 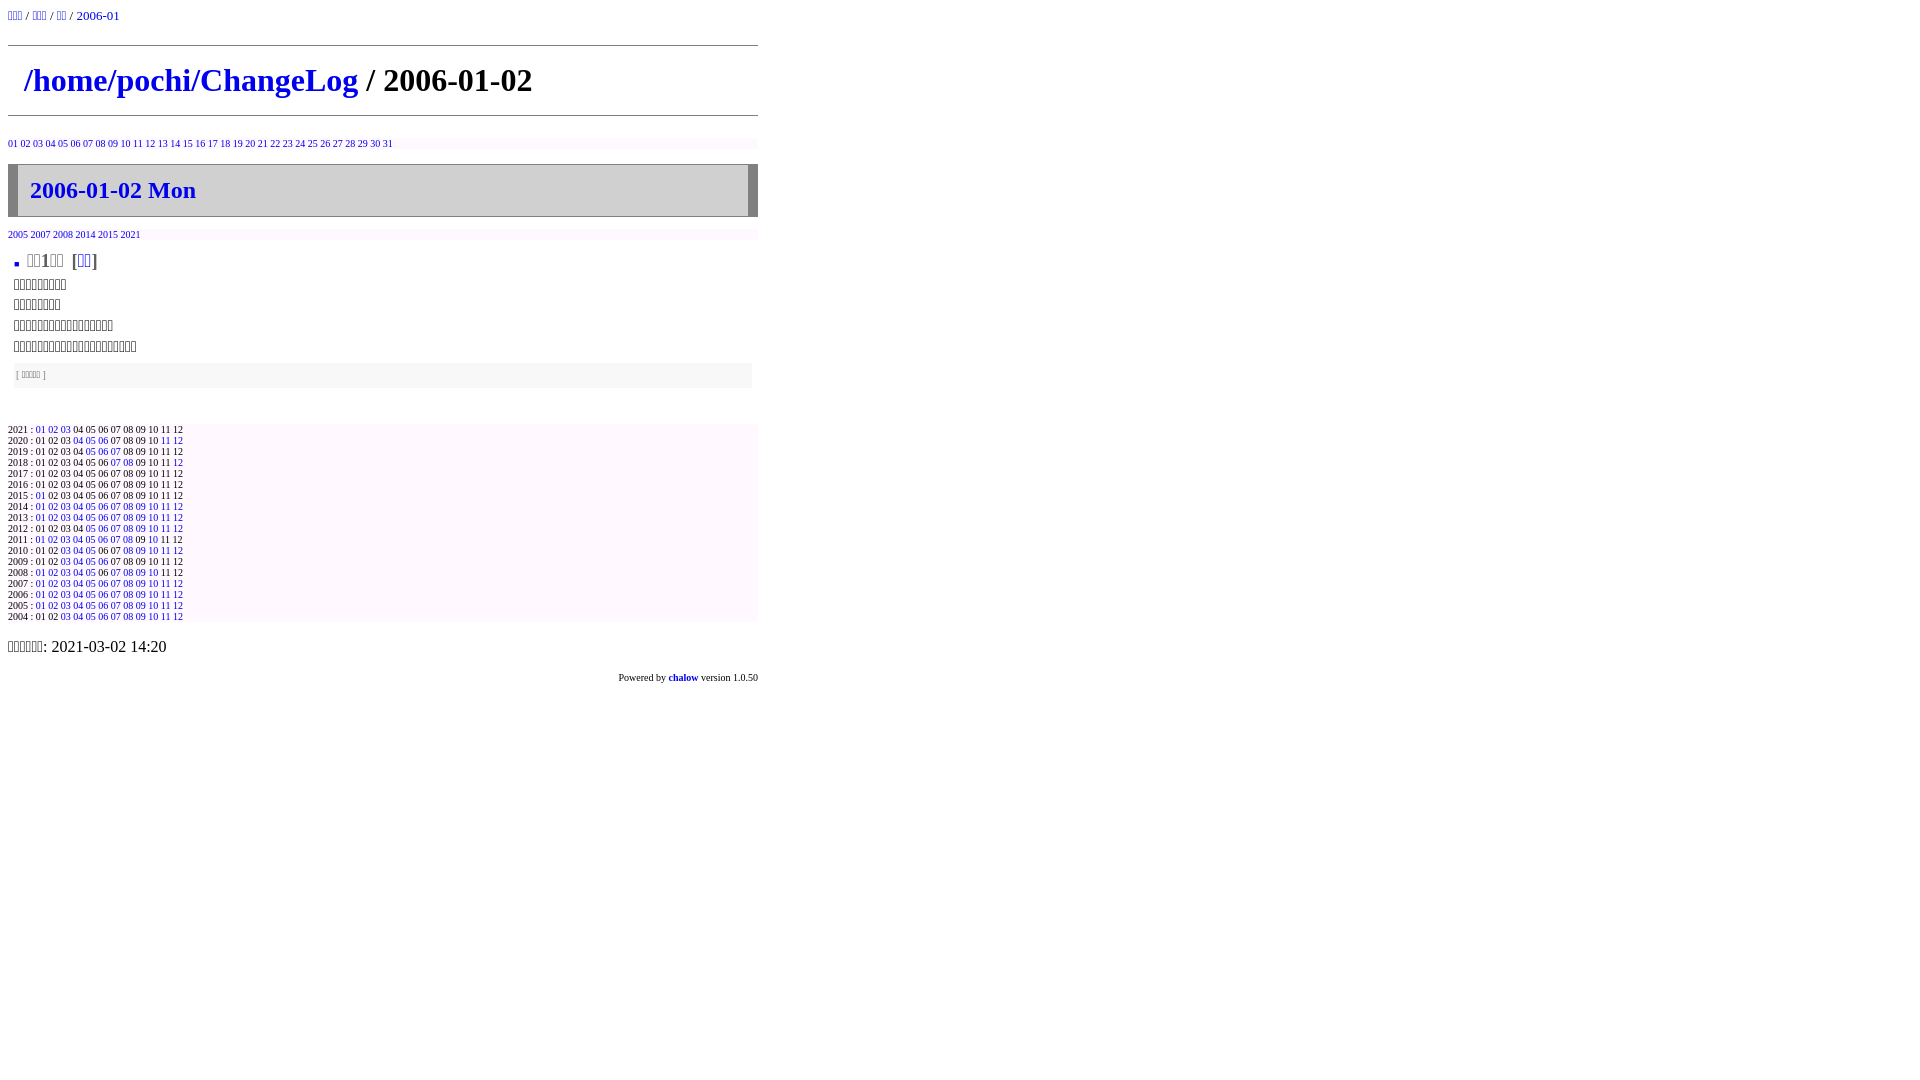 I want to click on '2006-01', so click(x=96, y=15).